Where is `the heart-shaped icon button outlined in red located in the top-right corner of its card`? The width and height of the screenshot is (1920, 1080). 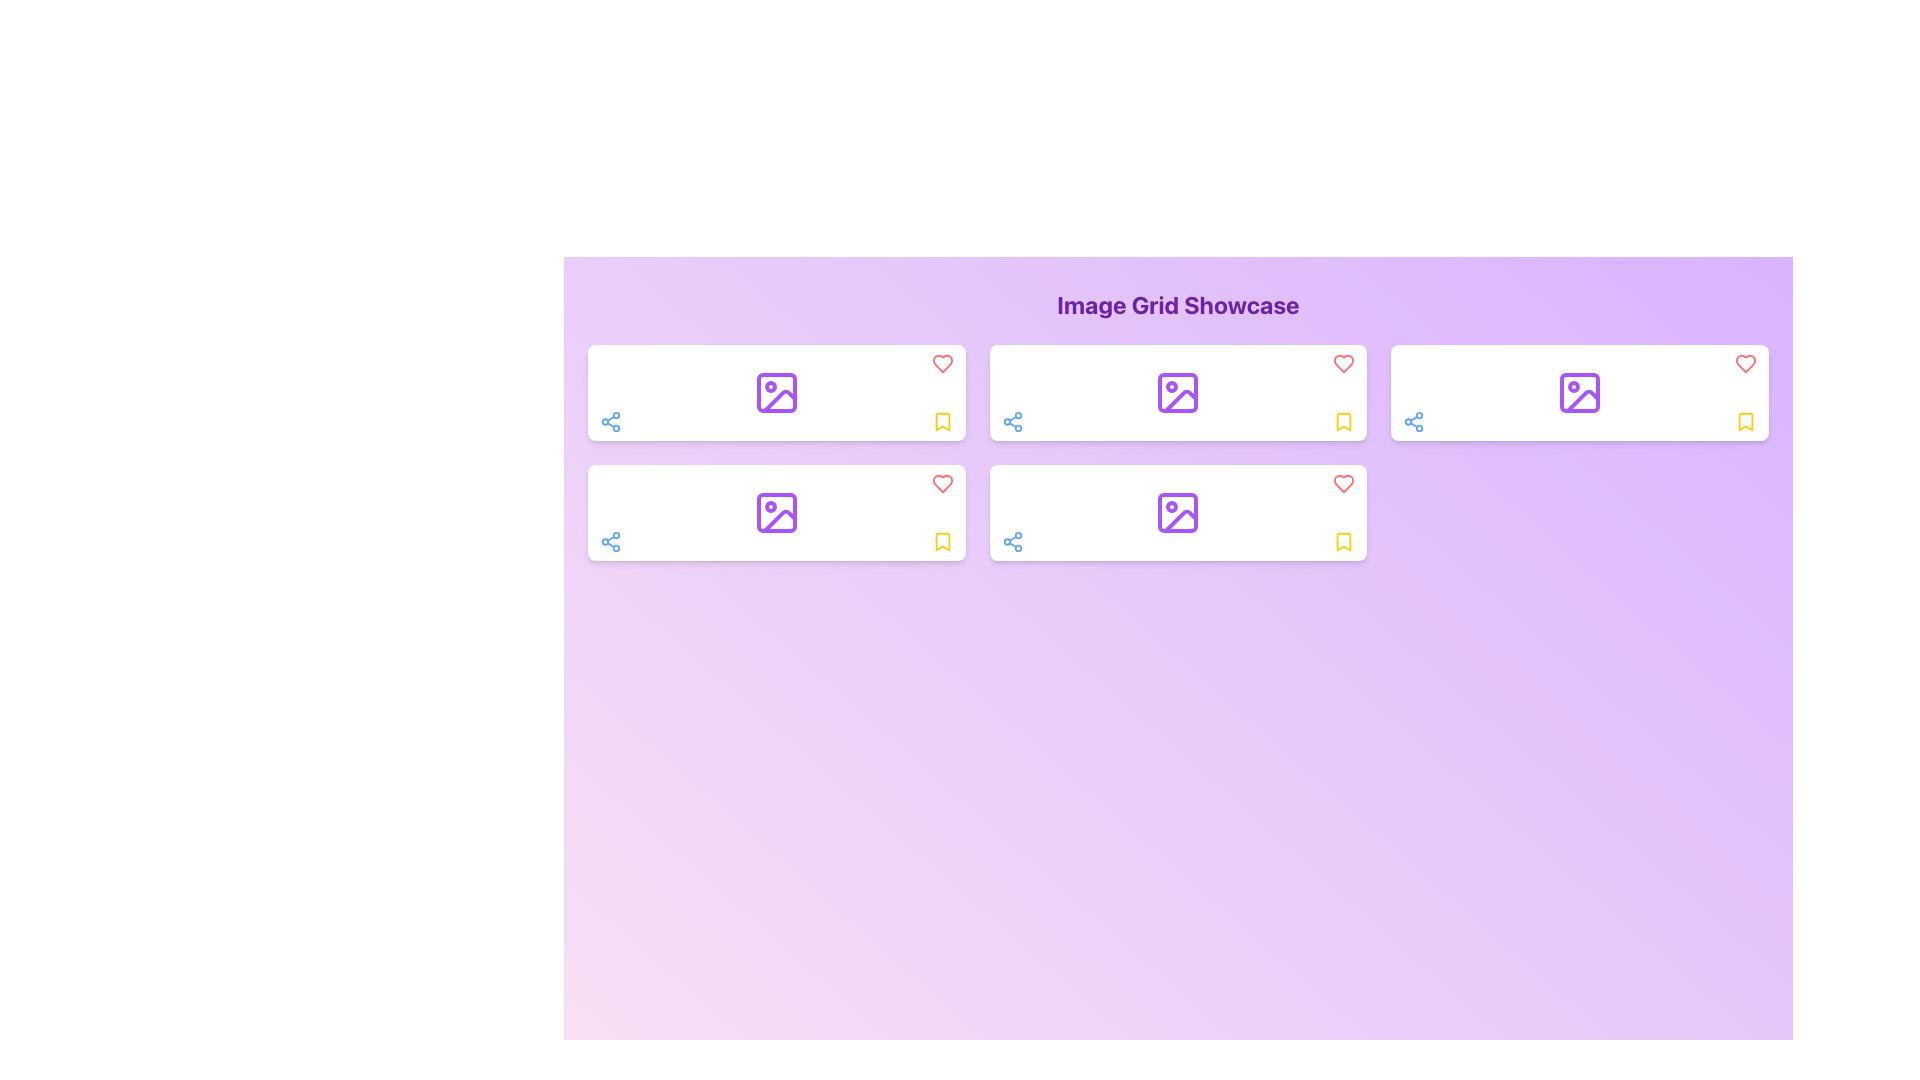 the heart-shaped icon button outlined in red located in the top-right corner of its card is located at coordinates (1344, 483).